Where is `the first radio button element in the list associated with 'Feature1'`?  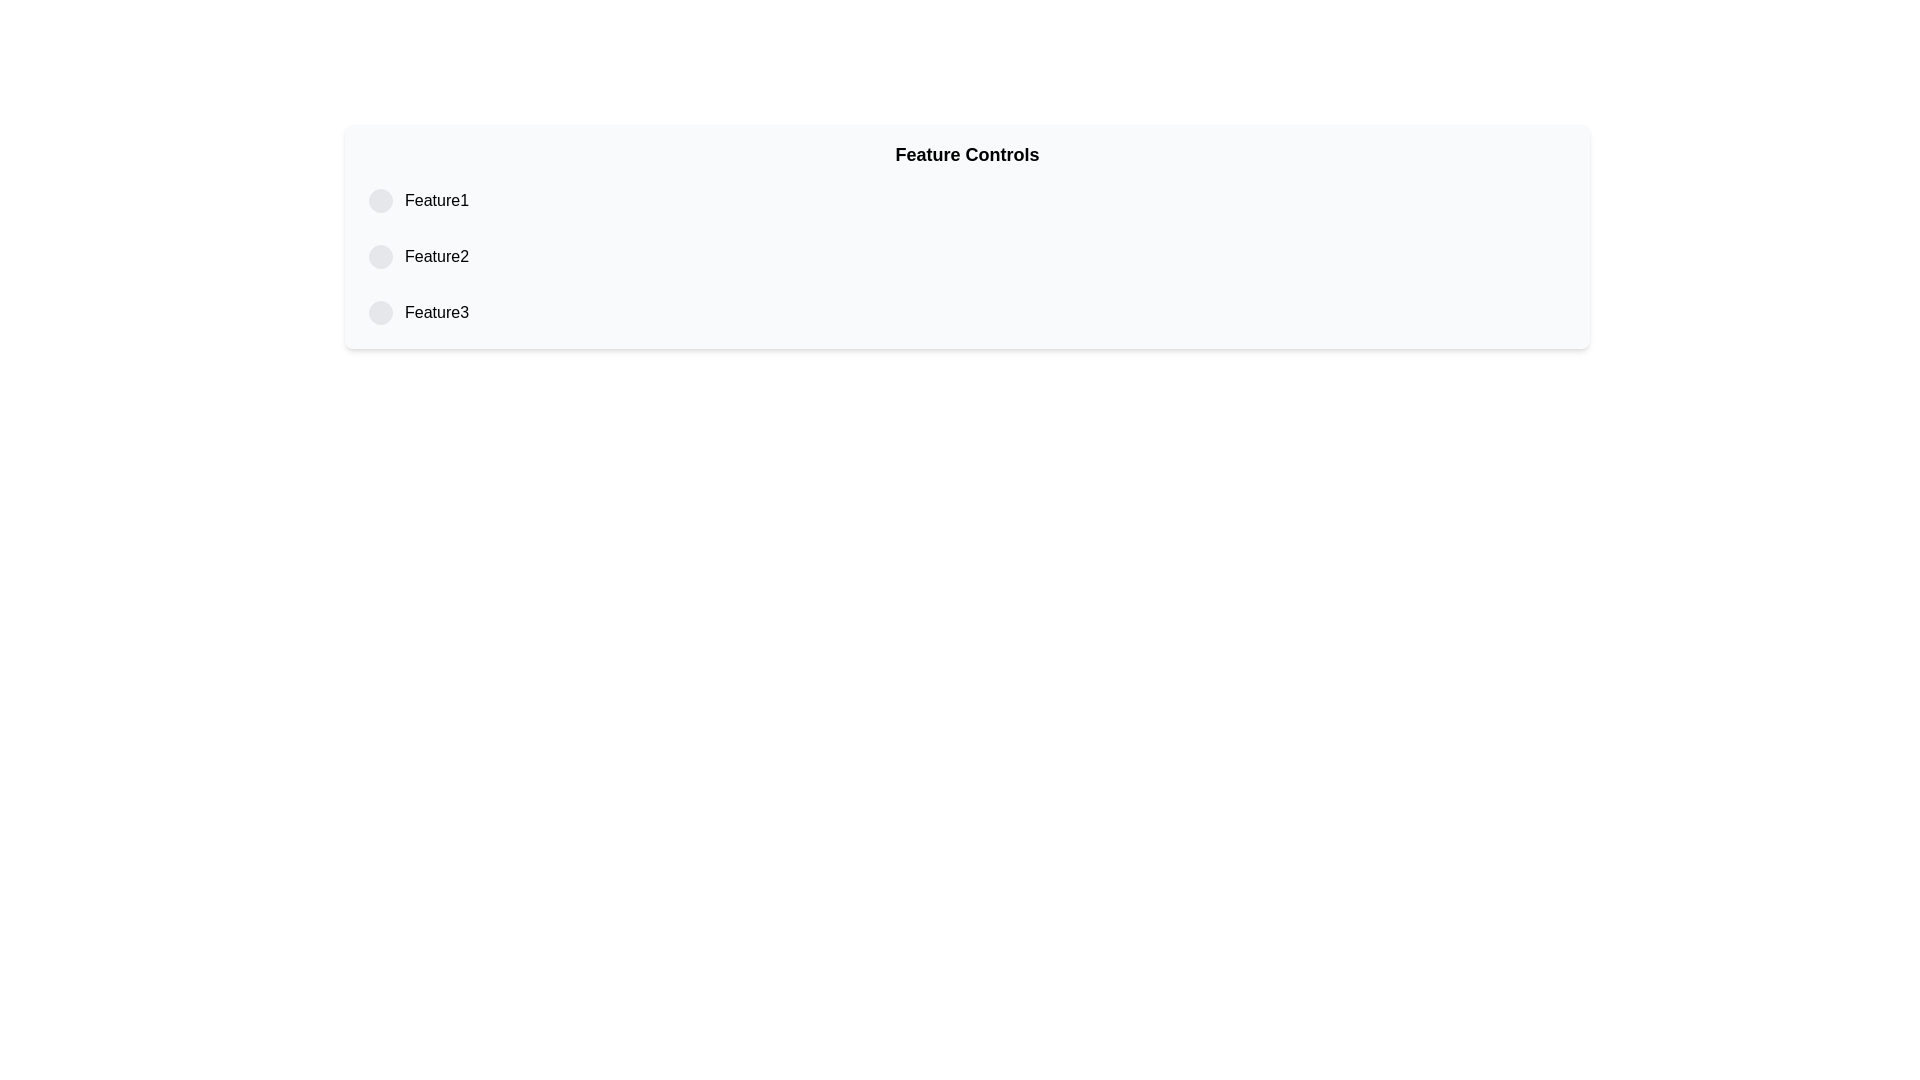 the first radio button element in the list associated with 'Feature1' is located at coordinates (380, 200).